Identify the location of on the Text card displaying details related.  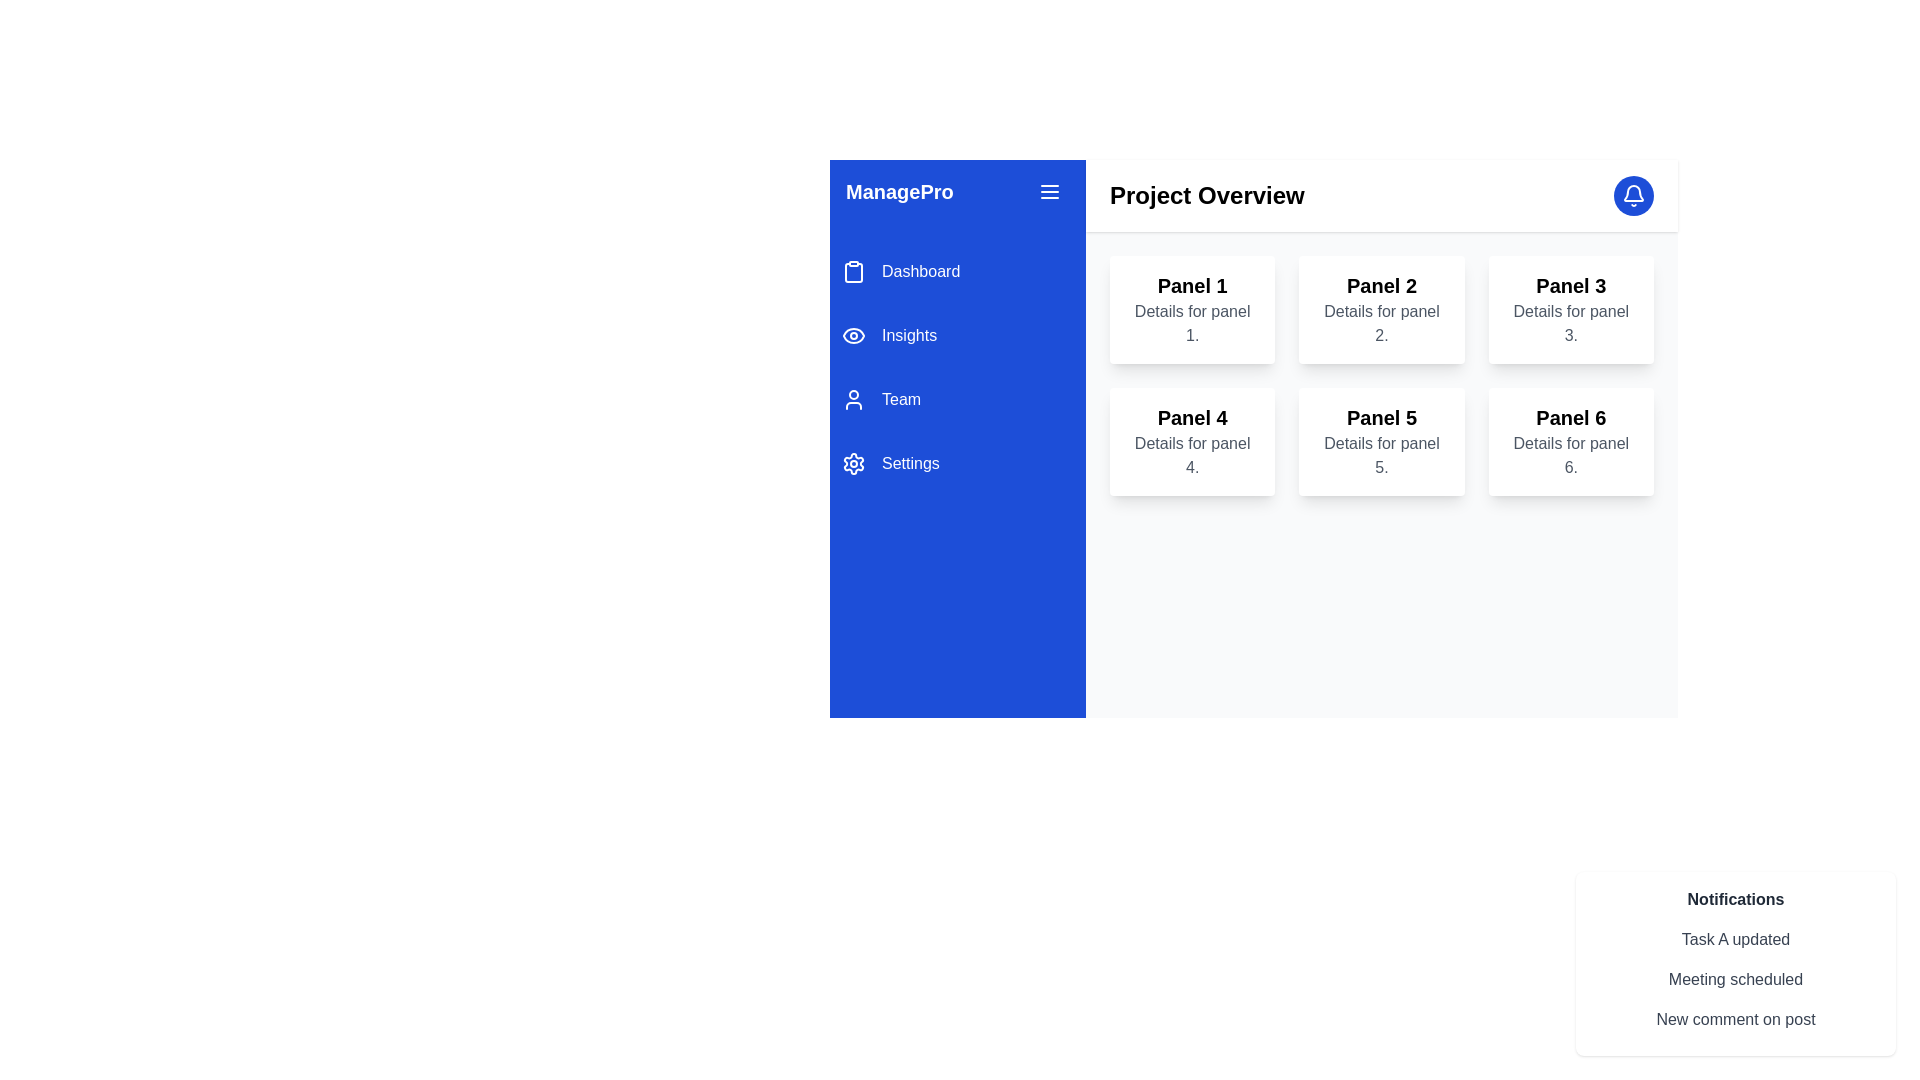
(1191, 441).